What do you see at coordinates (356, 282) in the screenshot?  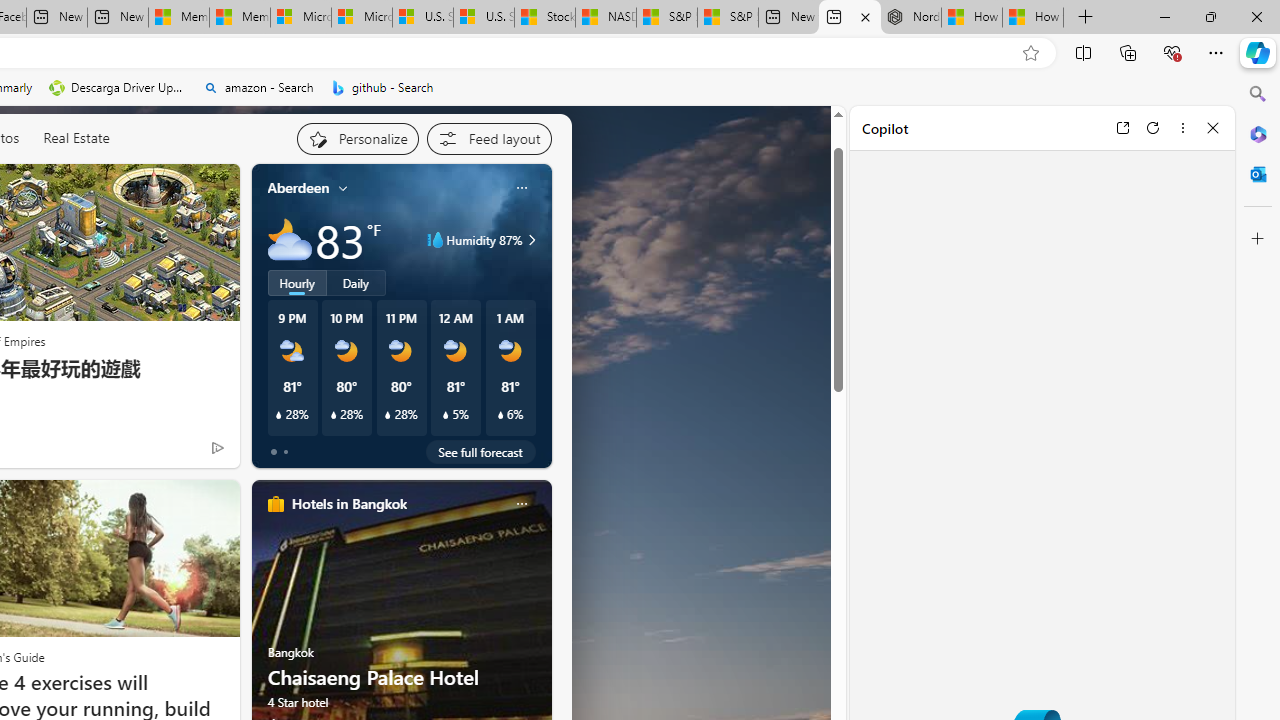 I see `'Daily'` at bounding box center [356, 282].